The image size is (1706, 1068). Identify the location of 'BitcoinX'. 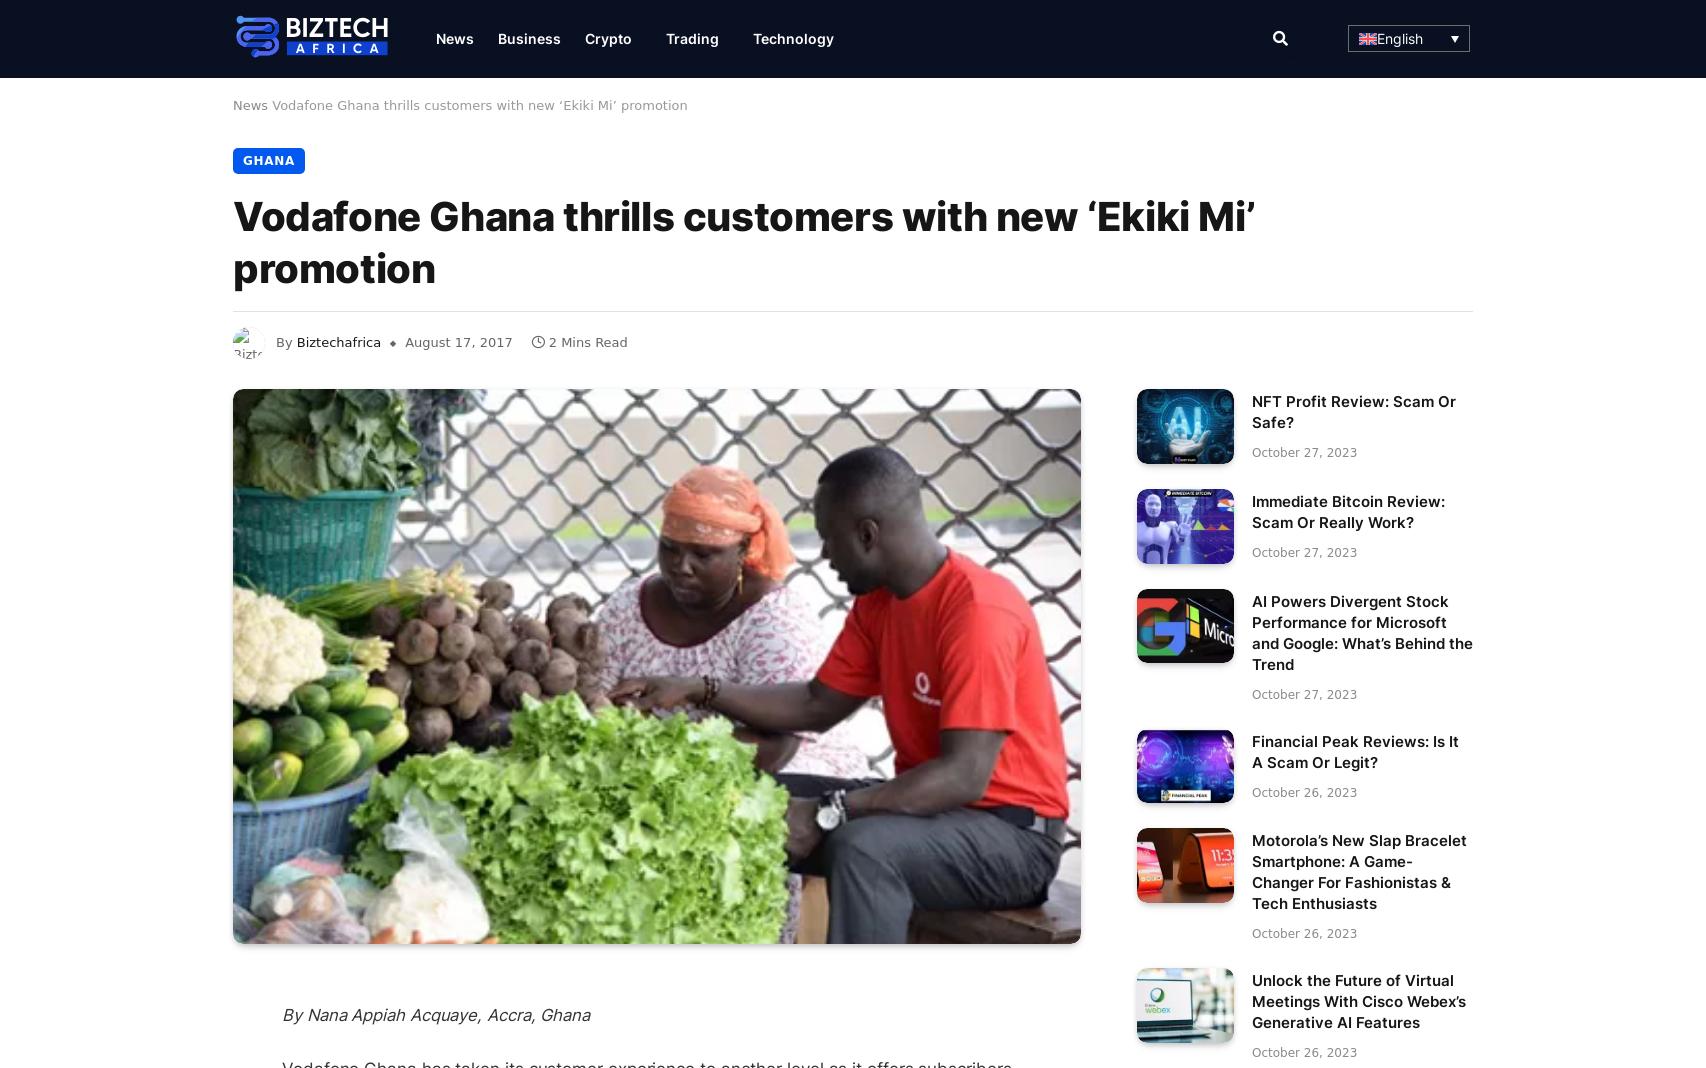
(1073, 615).